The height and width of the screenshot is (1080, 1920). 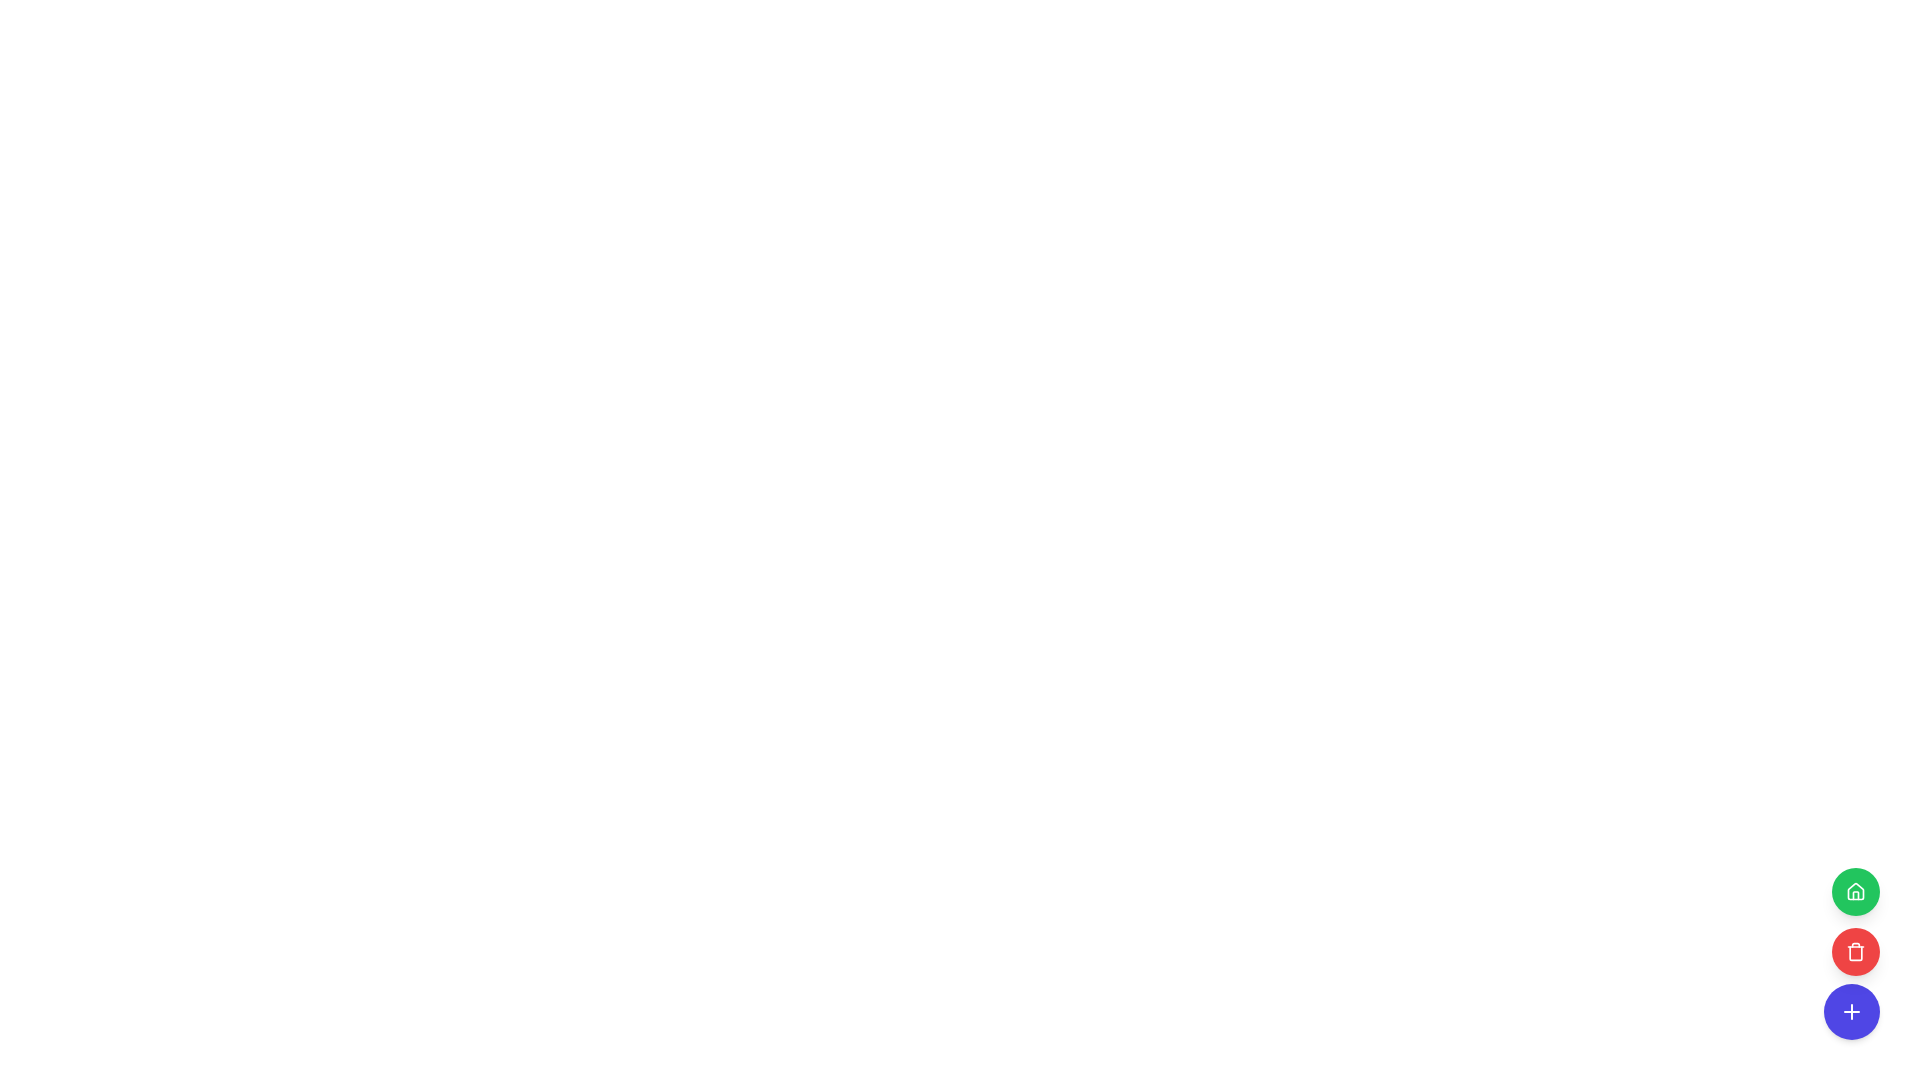 I want to click on the trash bin icon located in the second circular button from the top in a vertically aligned set of three buttons on the right side of the interface, so click(x=1855, y=951).